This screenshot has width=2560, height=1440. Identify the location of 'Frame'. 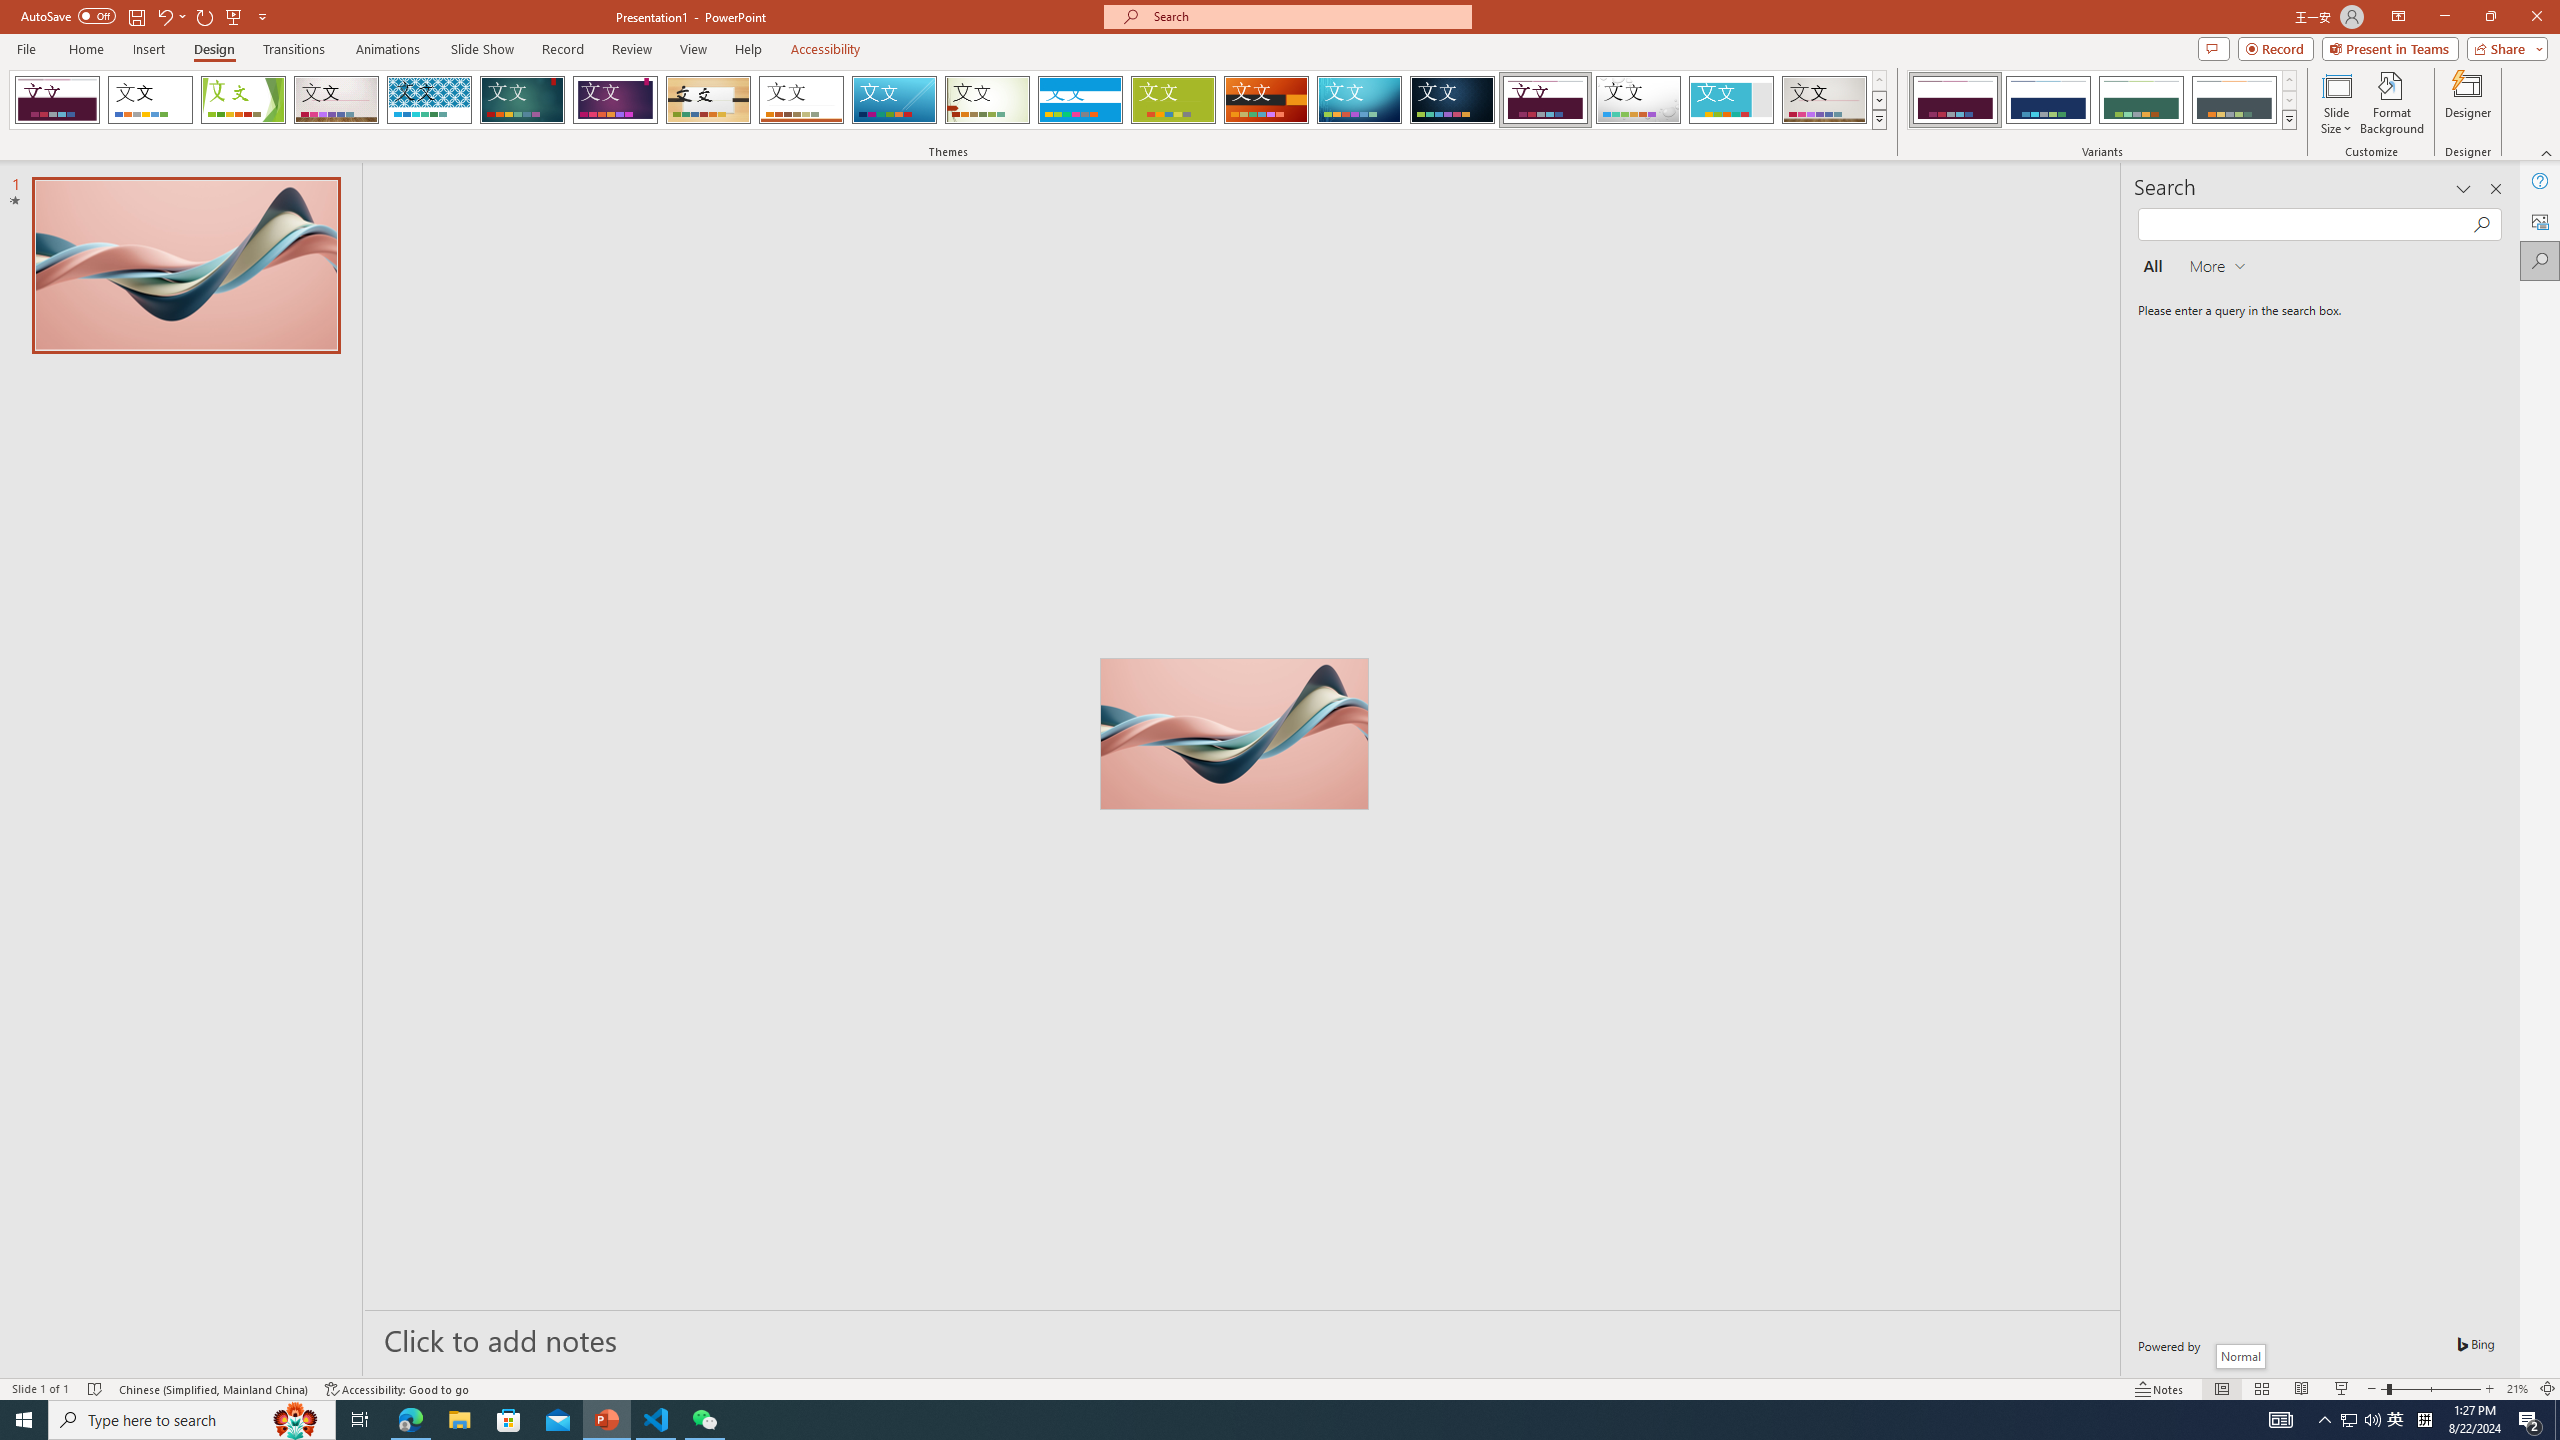
(1731, 99).